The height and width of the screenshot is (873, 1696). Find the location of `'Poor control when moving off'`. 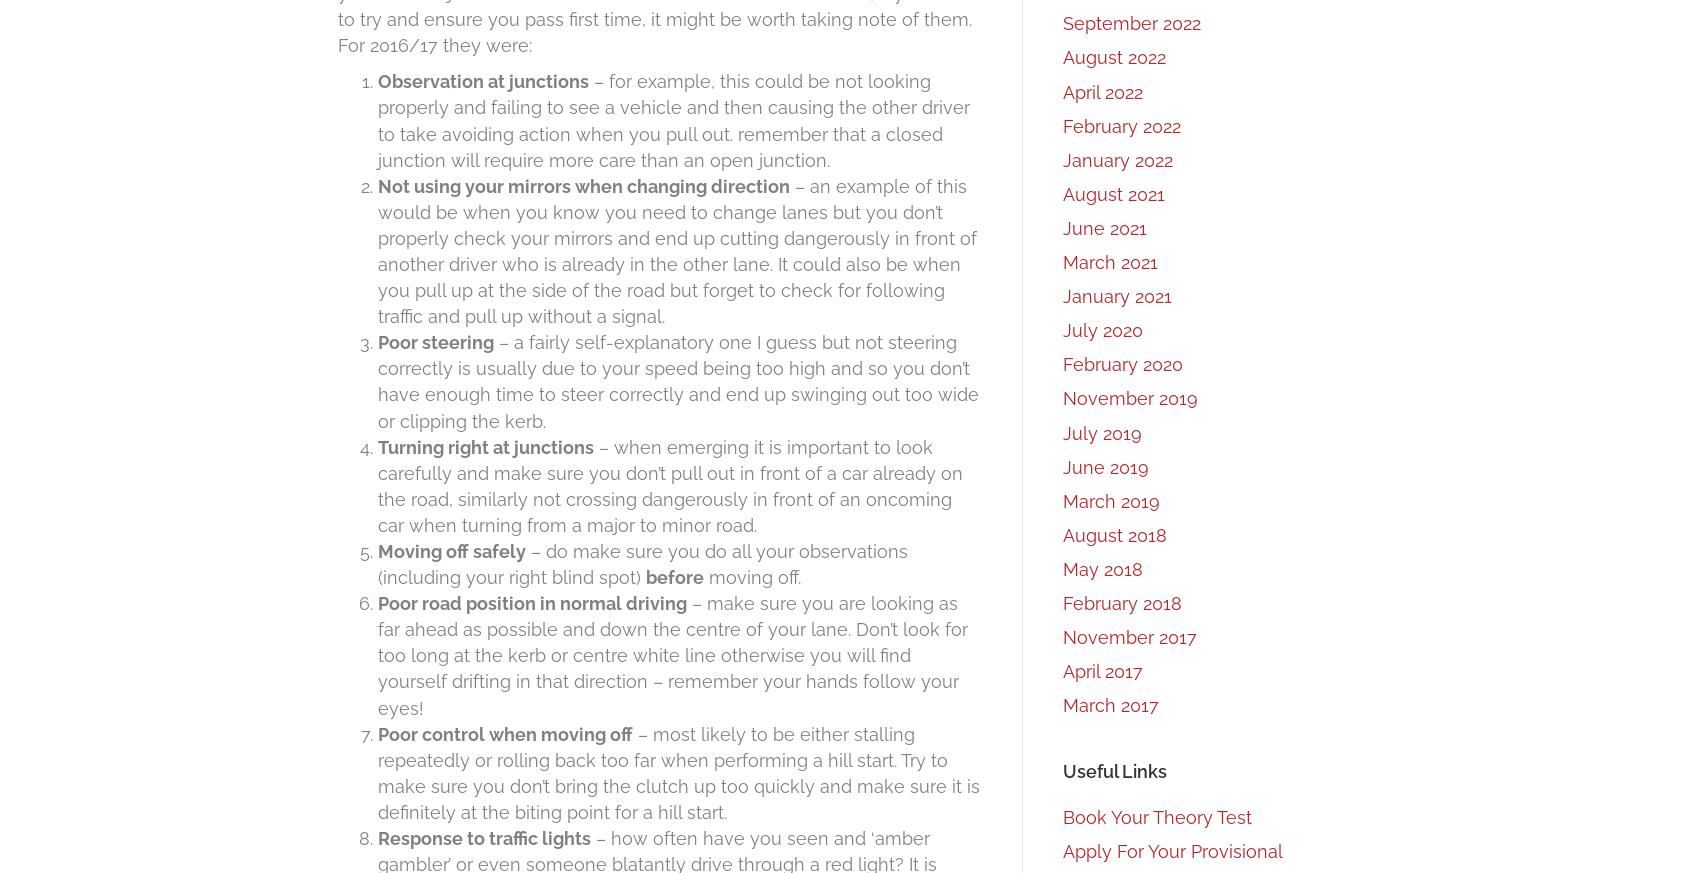

'Poor control when moving off' is located at coordinates (504, 732).